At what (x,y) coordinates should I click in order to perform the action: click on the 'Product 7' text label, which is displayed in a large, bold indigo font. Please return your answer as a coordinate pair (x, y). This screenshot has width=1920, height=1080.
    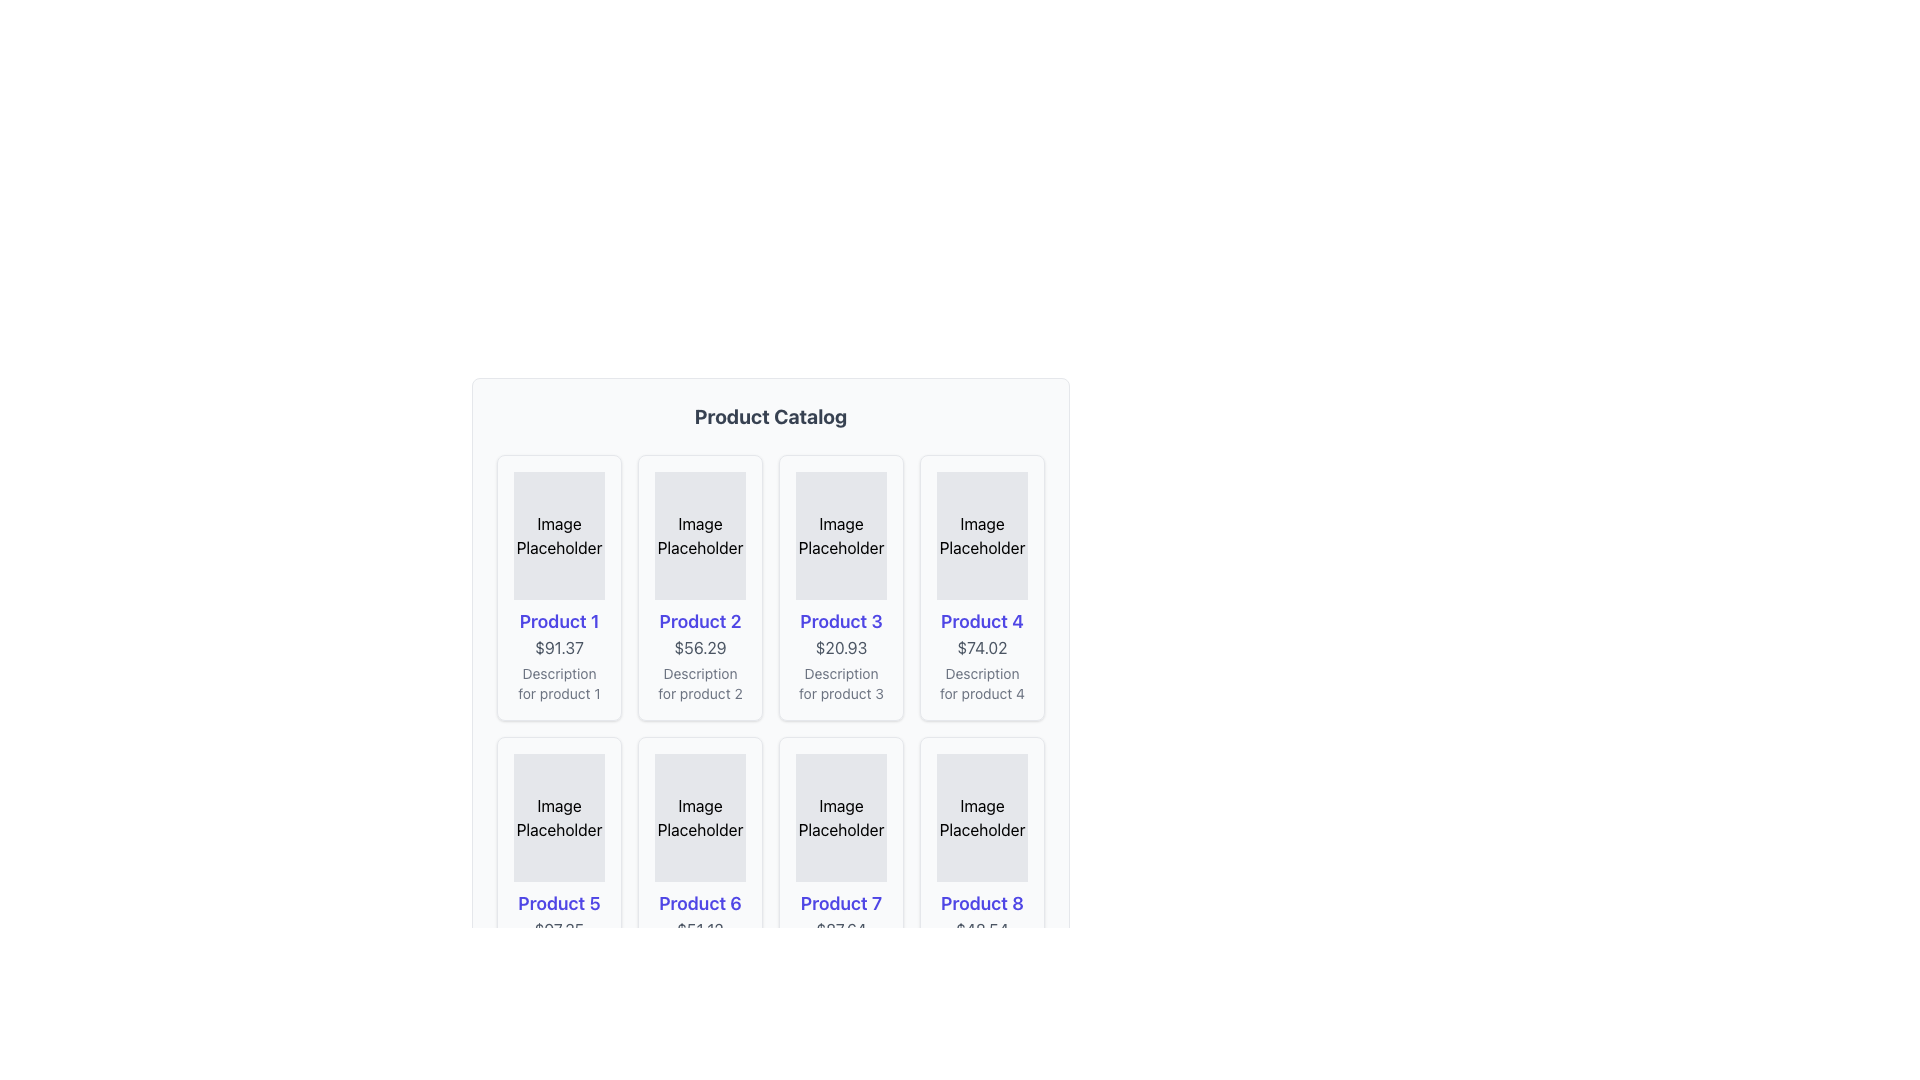
    Looking at the image, I should click on (841, 903).